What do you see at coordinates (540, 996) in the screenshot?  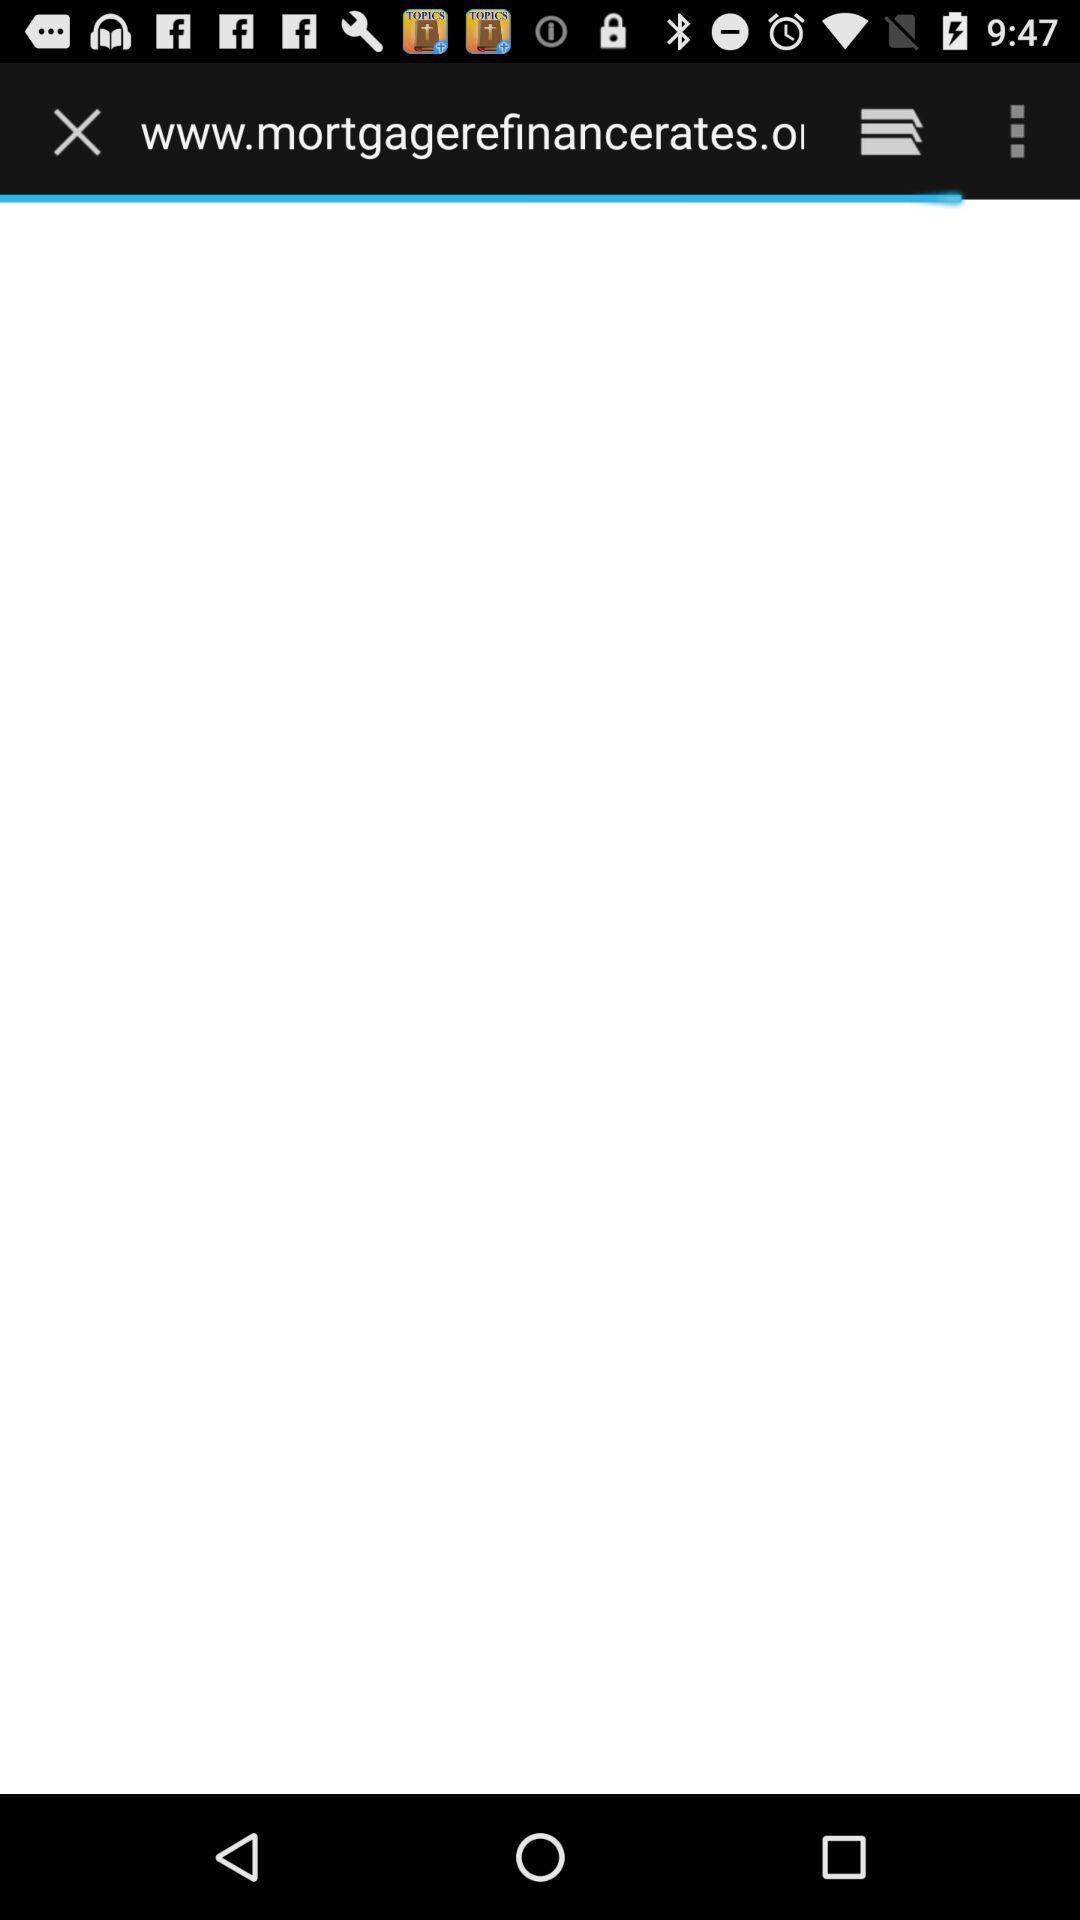 I see `the item at the center` at bounding box center [540, 996].